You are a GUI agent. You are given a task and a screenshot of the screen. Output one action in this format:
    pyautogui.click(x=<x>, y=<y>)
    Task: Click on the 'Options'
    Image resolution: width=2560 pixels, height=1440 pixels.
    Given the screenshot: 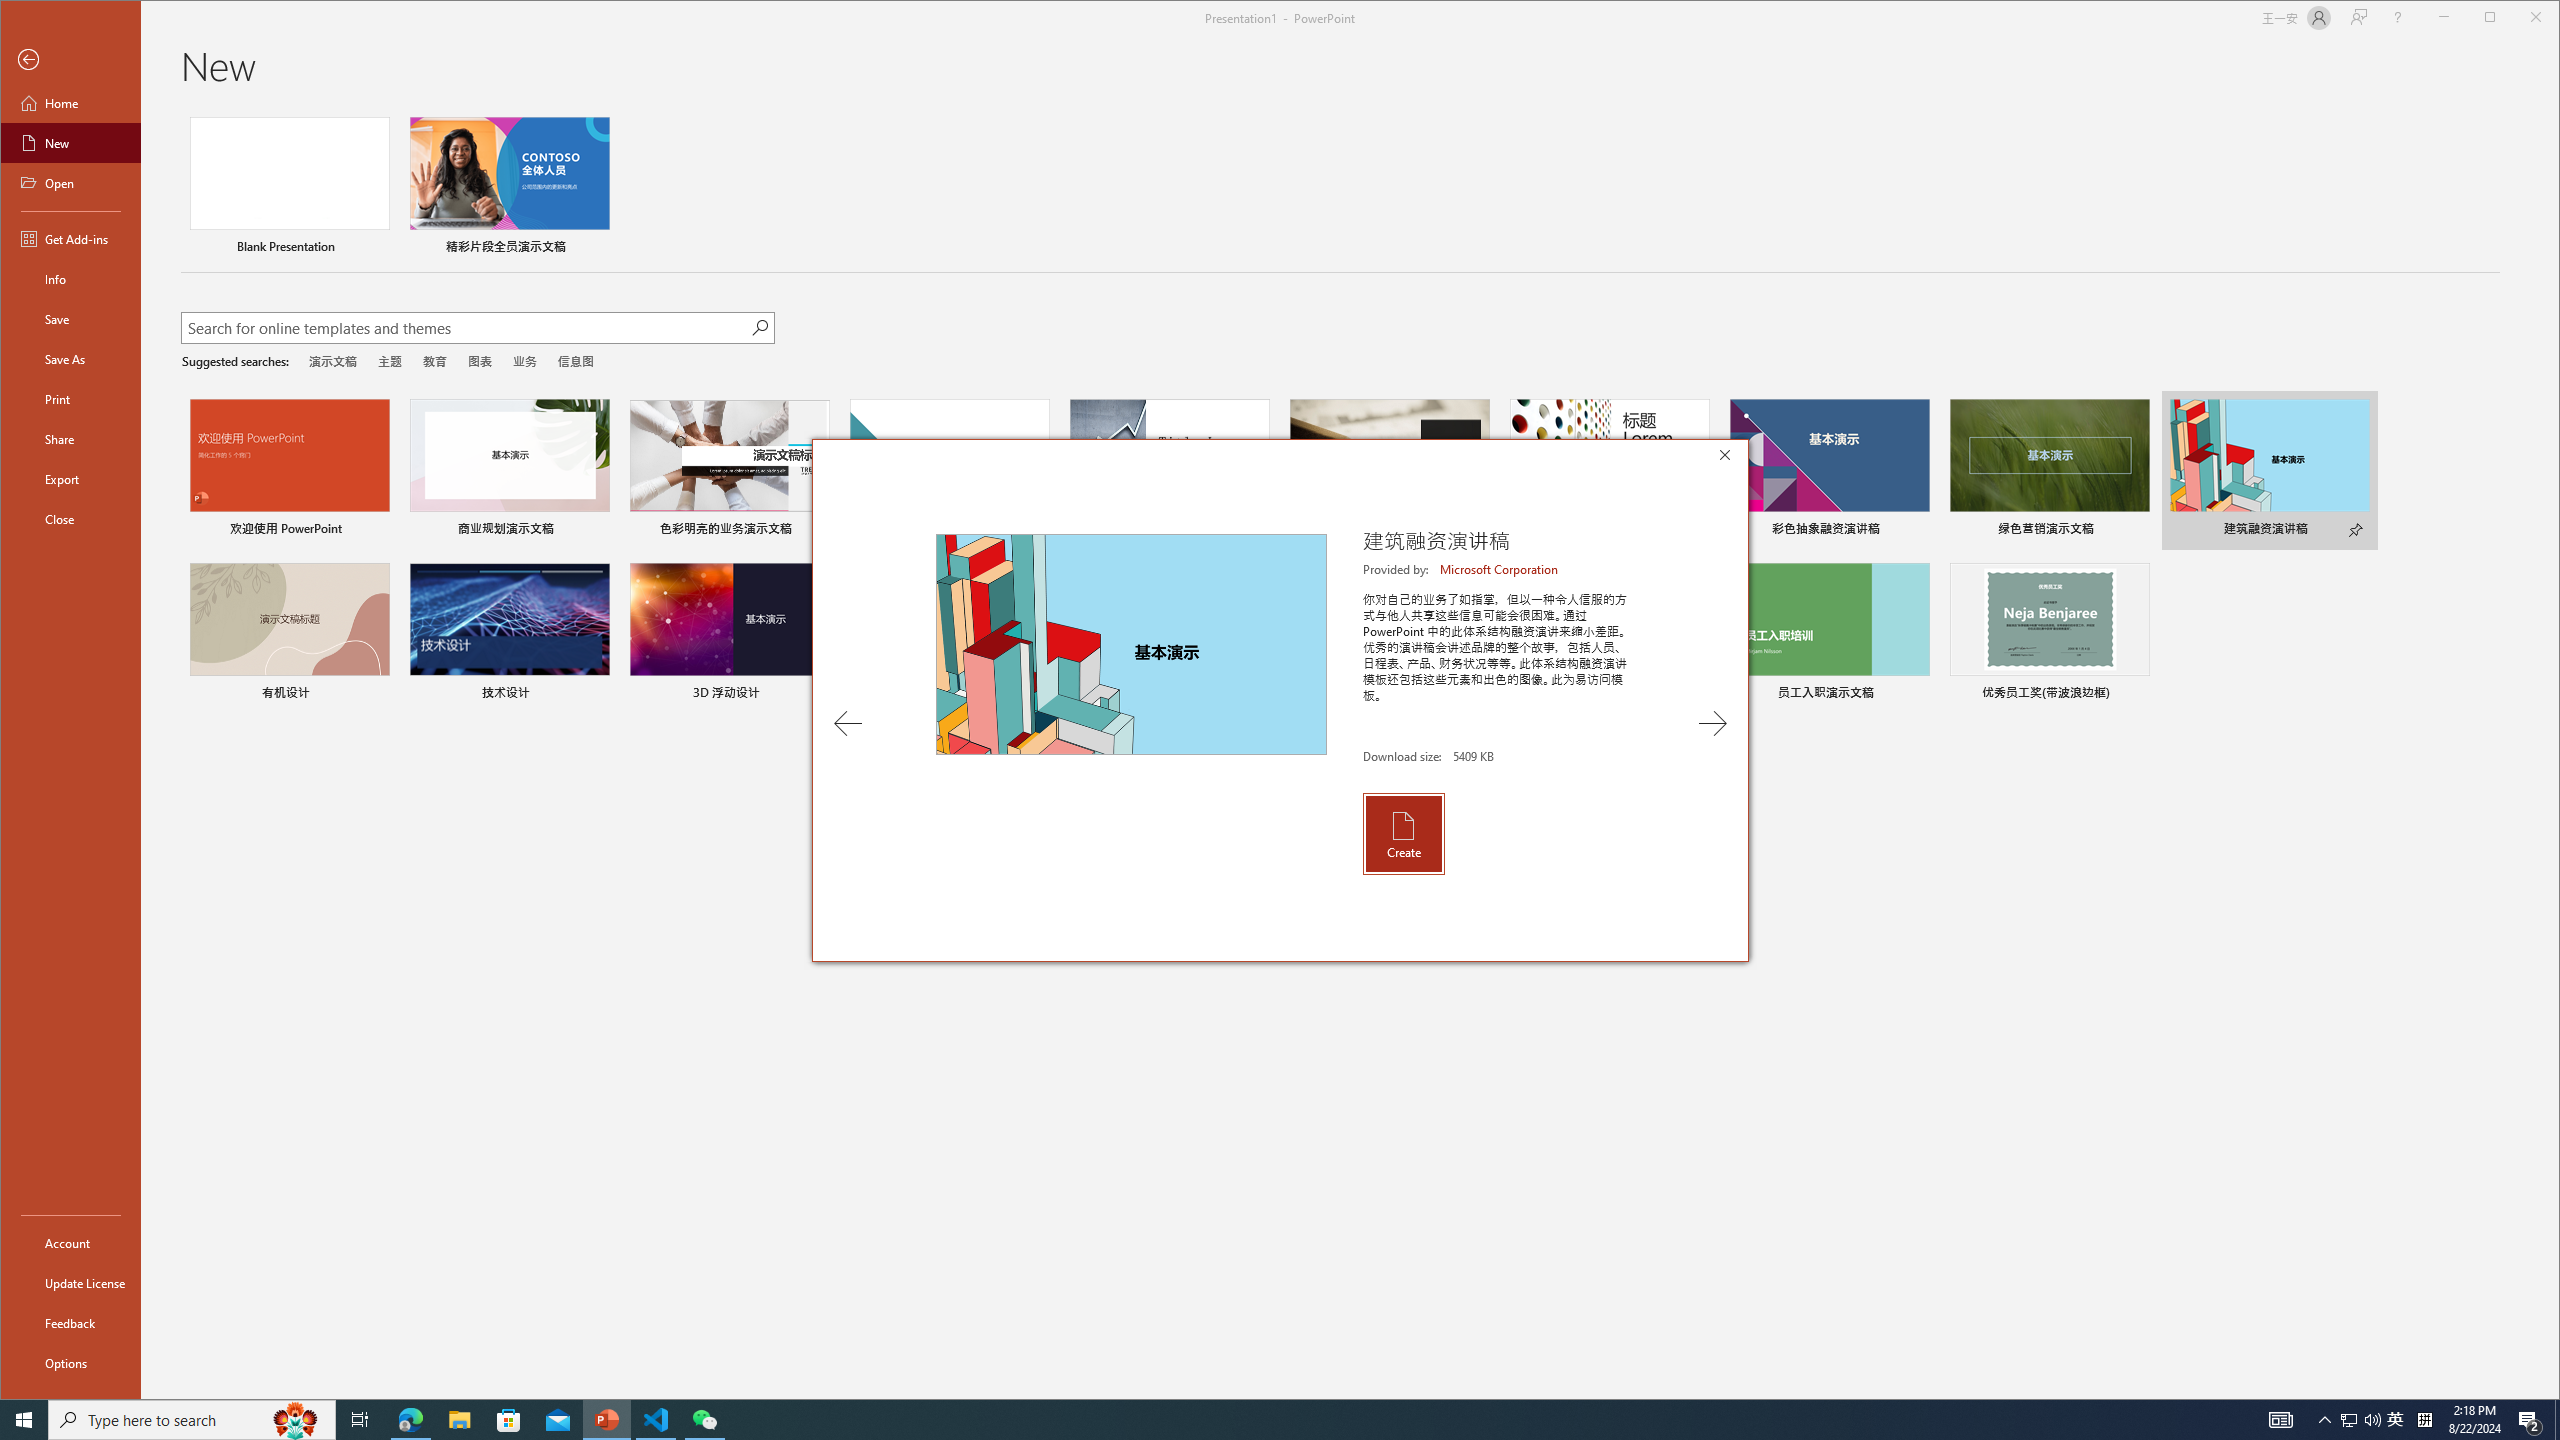 What is the action you would take?
    pyautogui.click(x=69, y=1362)
    